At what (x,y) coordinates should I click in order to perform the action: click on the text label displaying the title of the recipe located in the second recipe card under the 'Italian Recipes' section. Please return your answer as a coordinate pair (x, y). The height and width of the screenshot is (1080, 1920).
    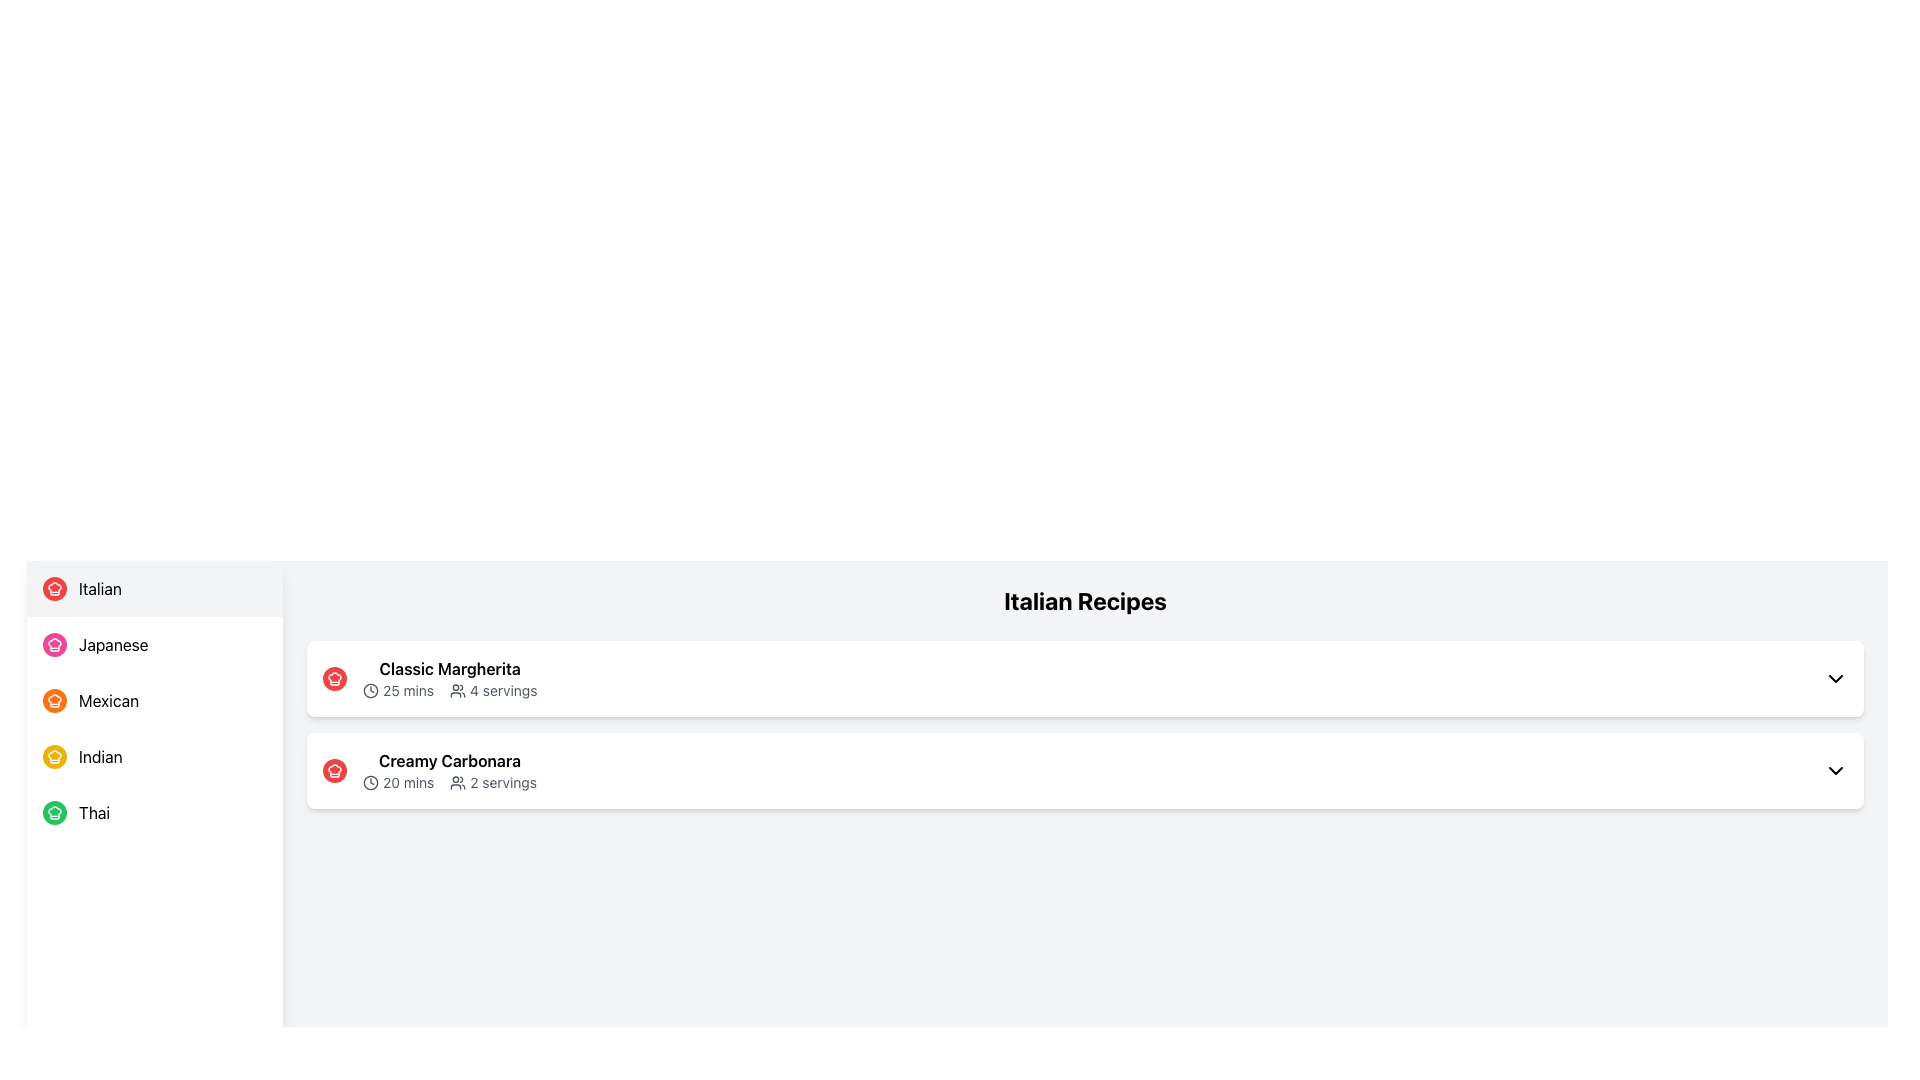
    Looking at the image, I should click on (449, 760).